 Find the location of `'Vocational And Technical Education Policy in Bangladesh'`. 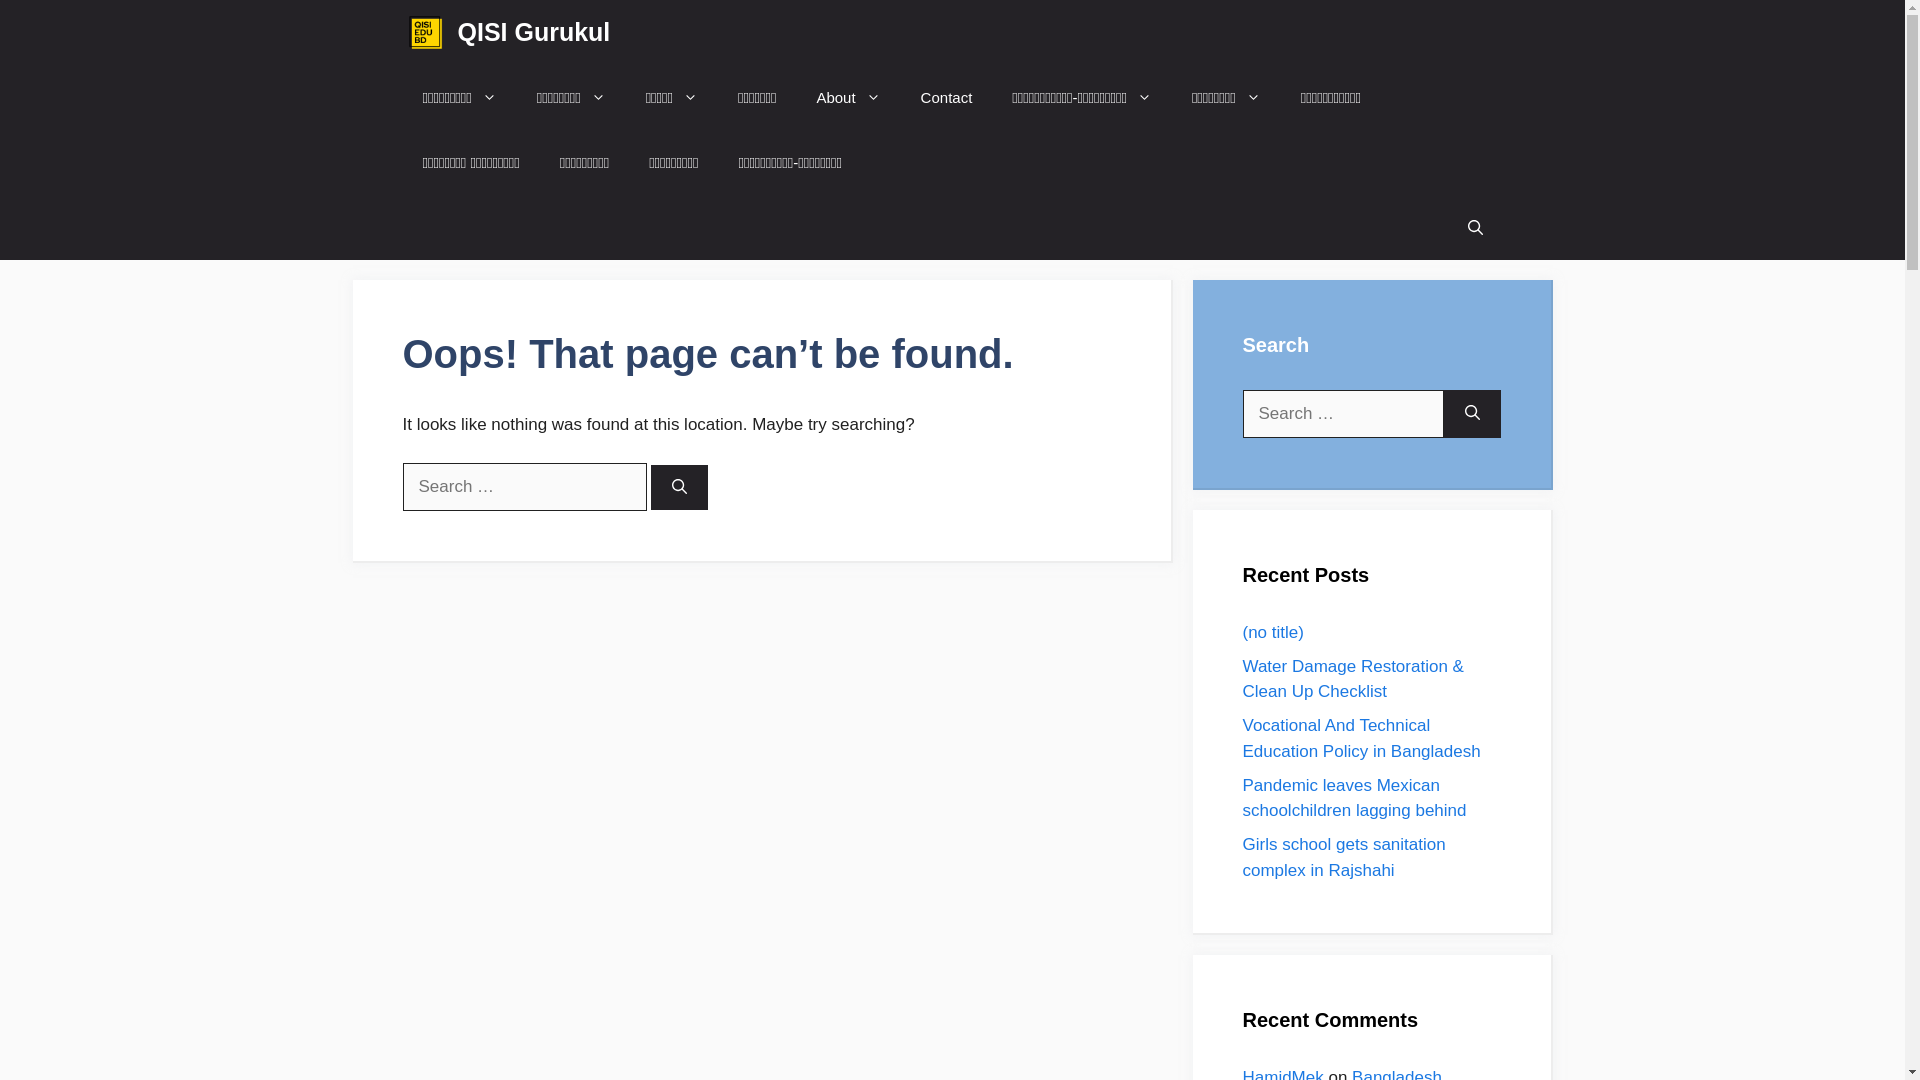

'Vocational And Technical Education Policy in Bangladesh' is located at coordinates (1360, 738).